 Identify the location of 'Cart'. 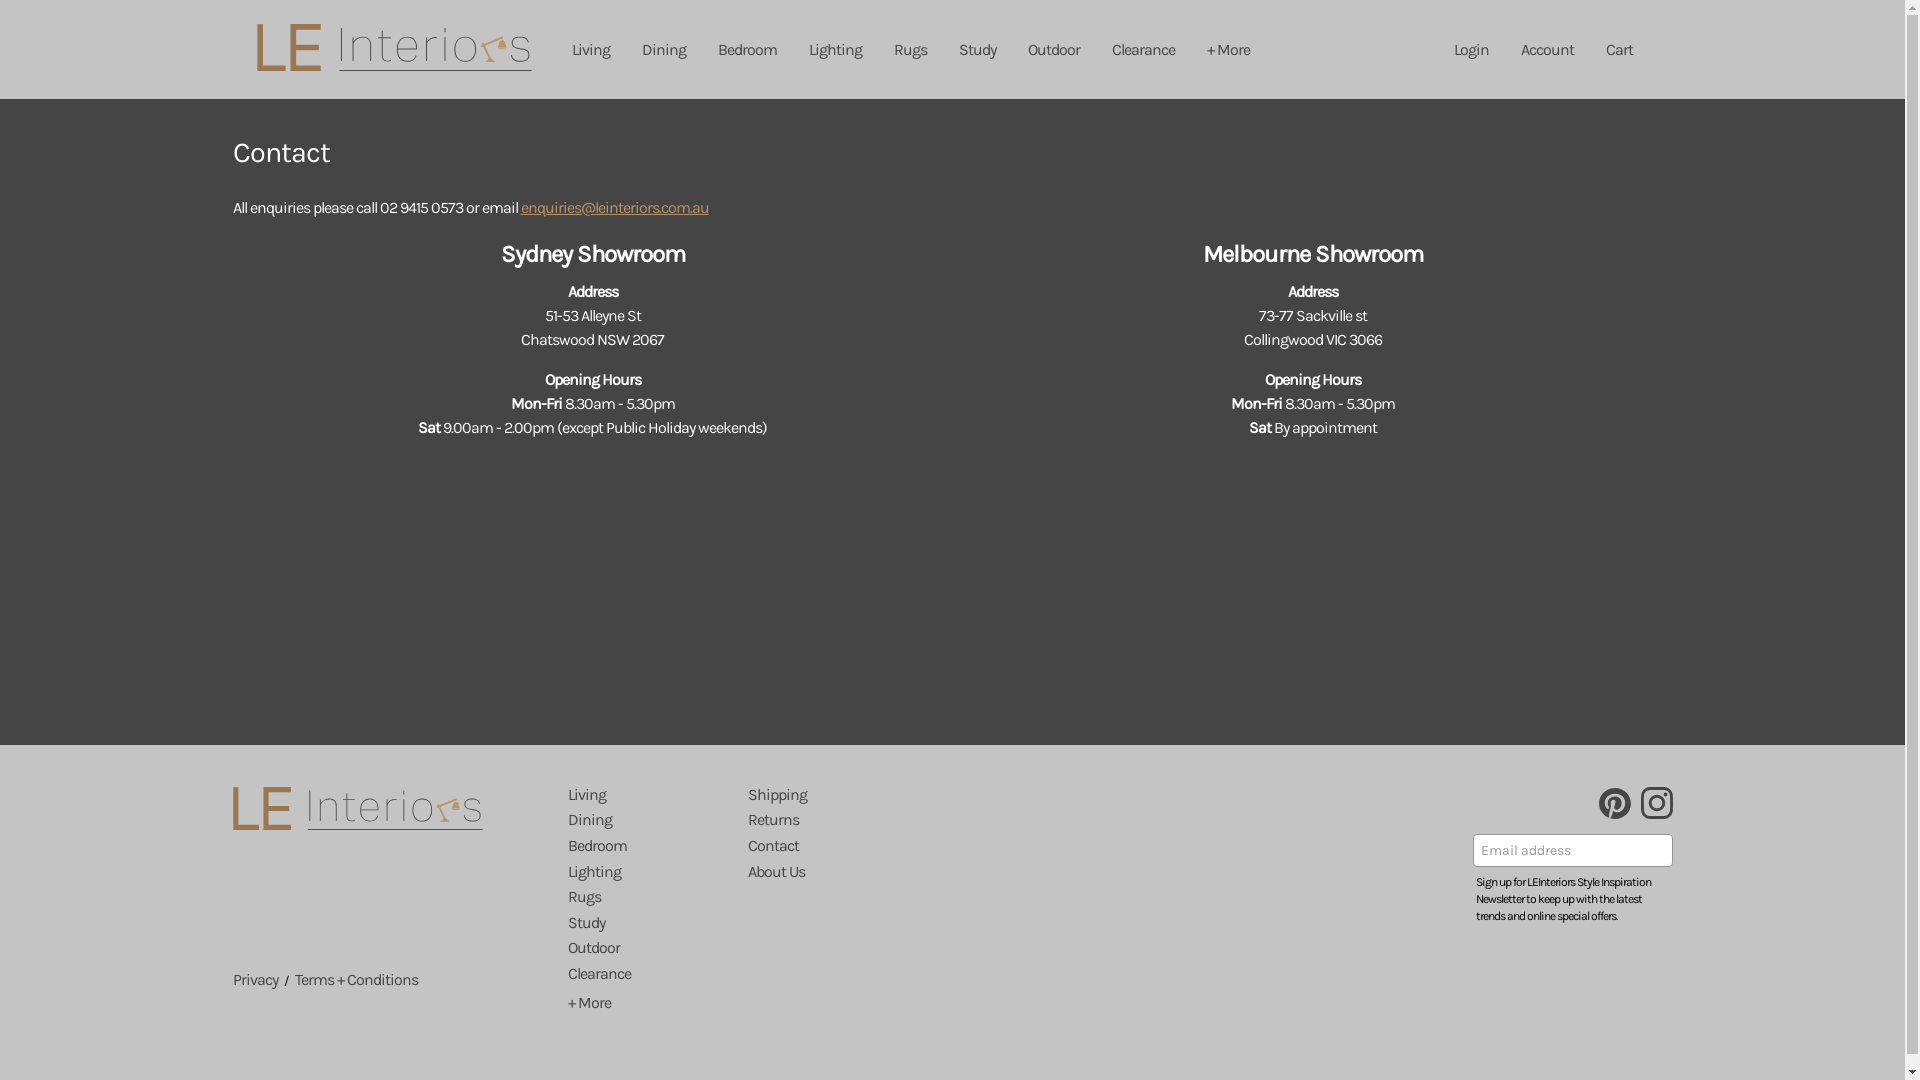
(1619, 48).